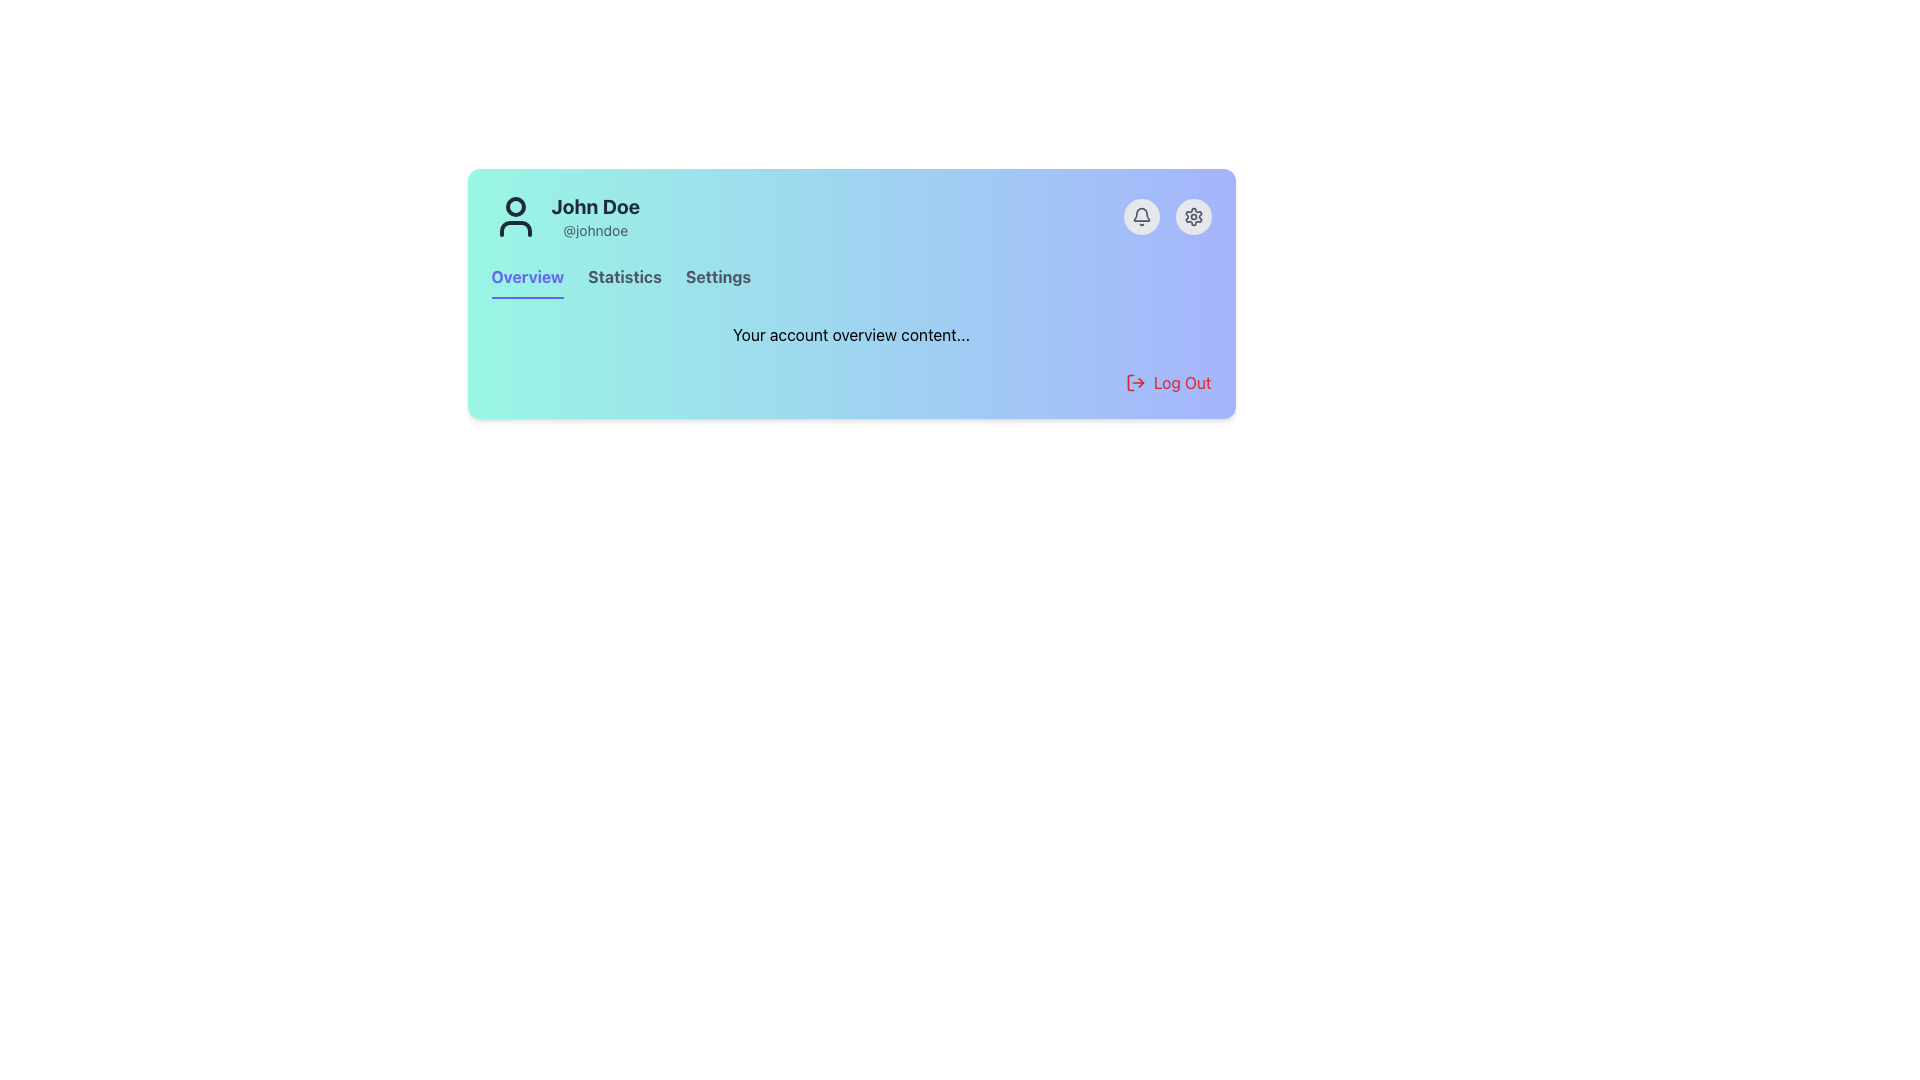 The image size is (1920, 1080). Describe the element at coordinates (1193, 216) in the screenshot. I see `the gear icon within the rightmost circular button in the top-right section of the settings panel` at that location.